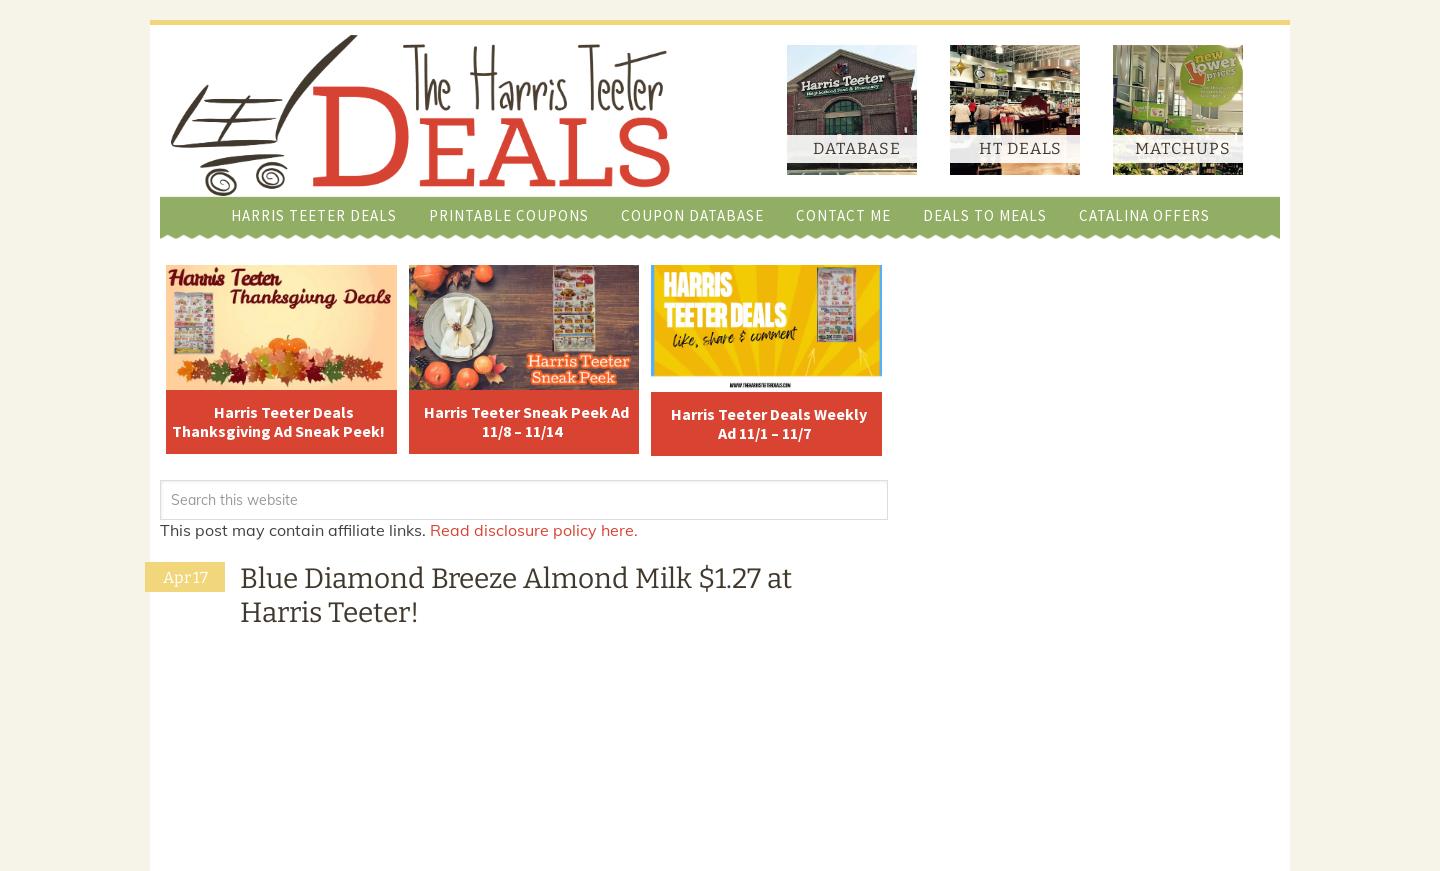 The height and width of the screenshot is (871, 1440). I want to click on 'Matchups', so click(1182, 148).